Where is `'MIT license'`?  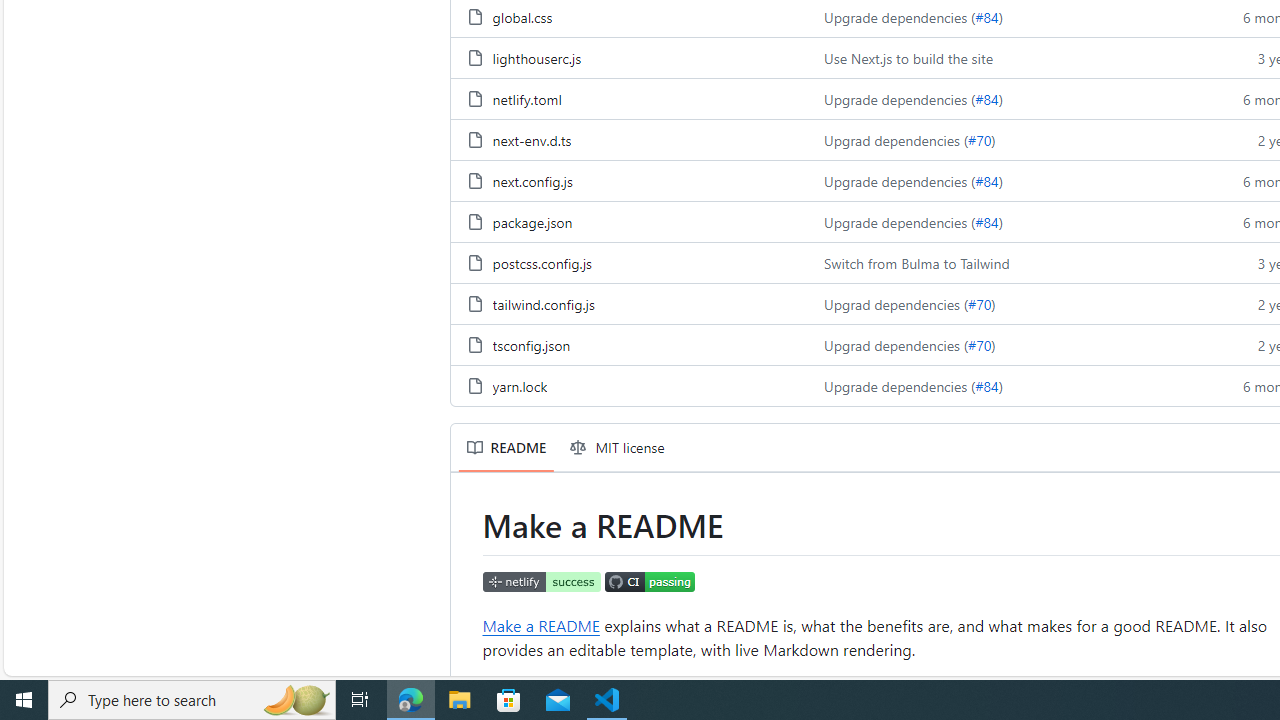
'MIT license' is located at coordinates (617, 446).